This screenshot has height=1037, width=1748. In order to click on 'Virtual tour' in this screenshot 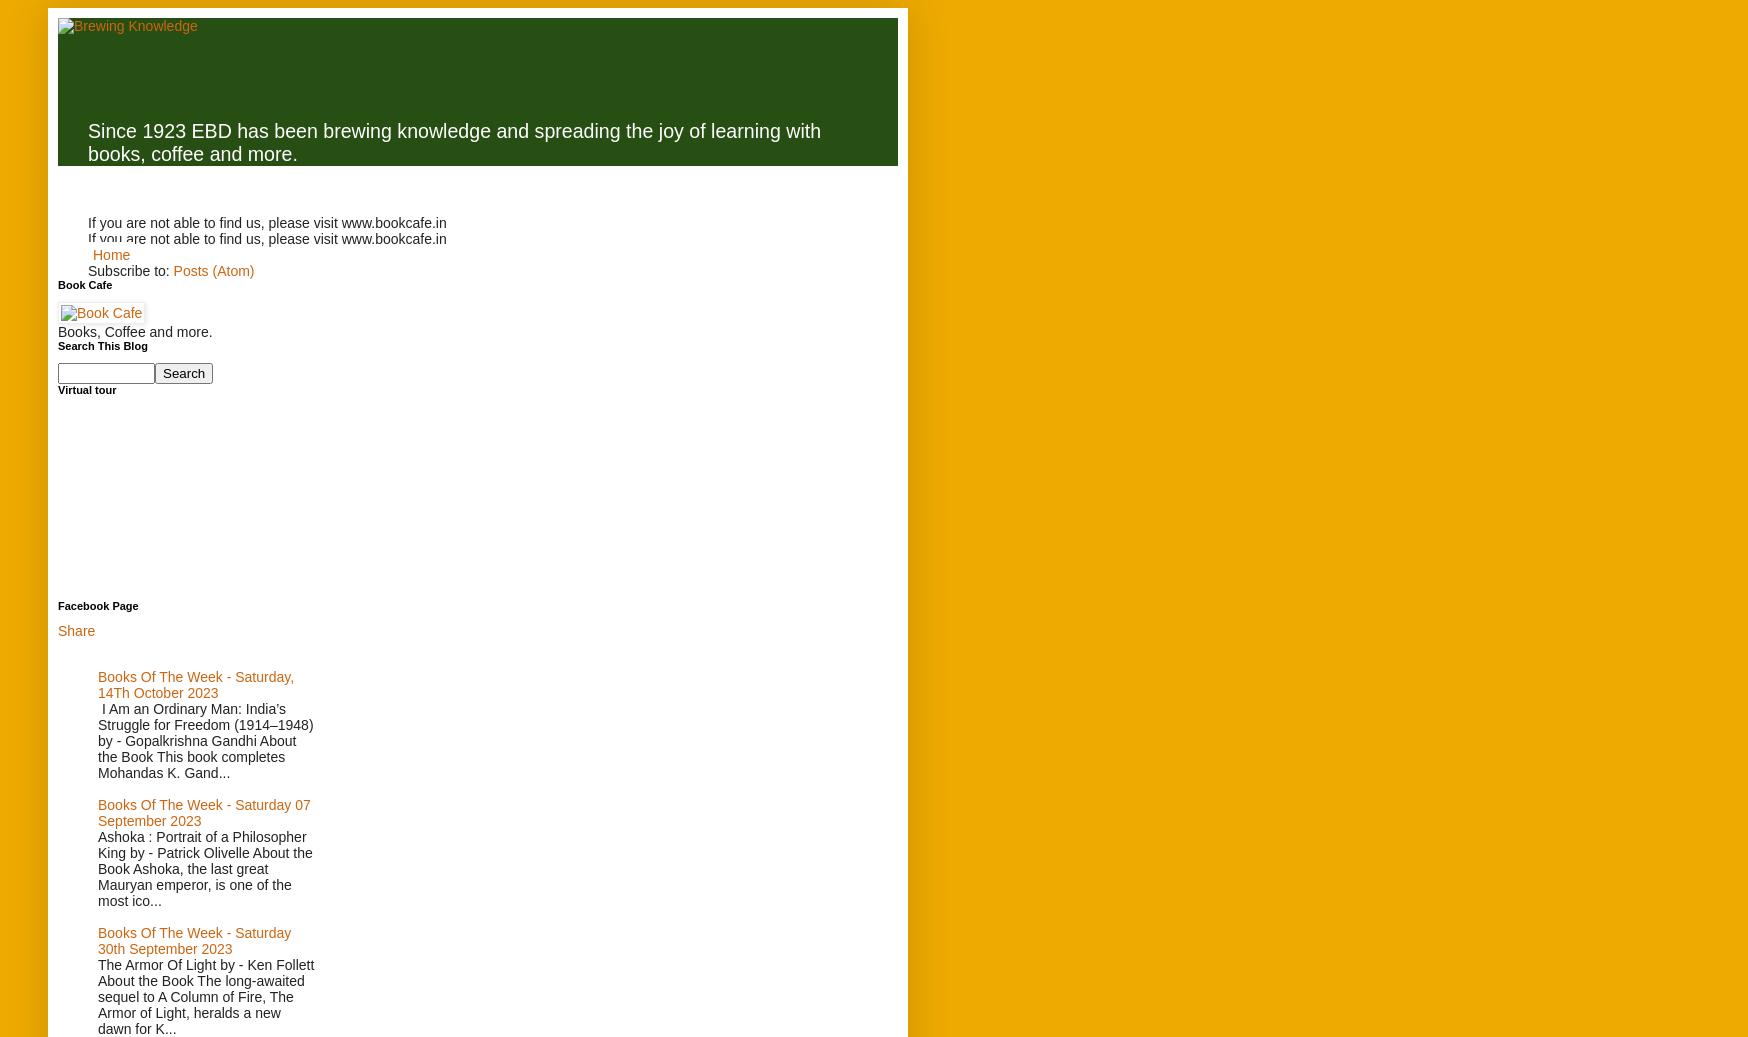, I will do `click(87, 389)`.